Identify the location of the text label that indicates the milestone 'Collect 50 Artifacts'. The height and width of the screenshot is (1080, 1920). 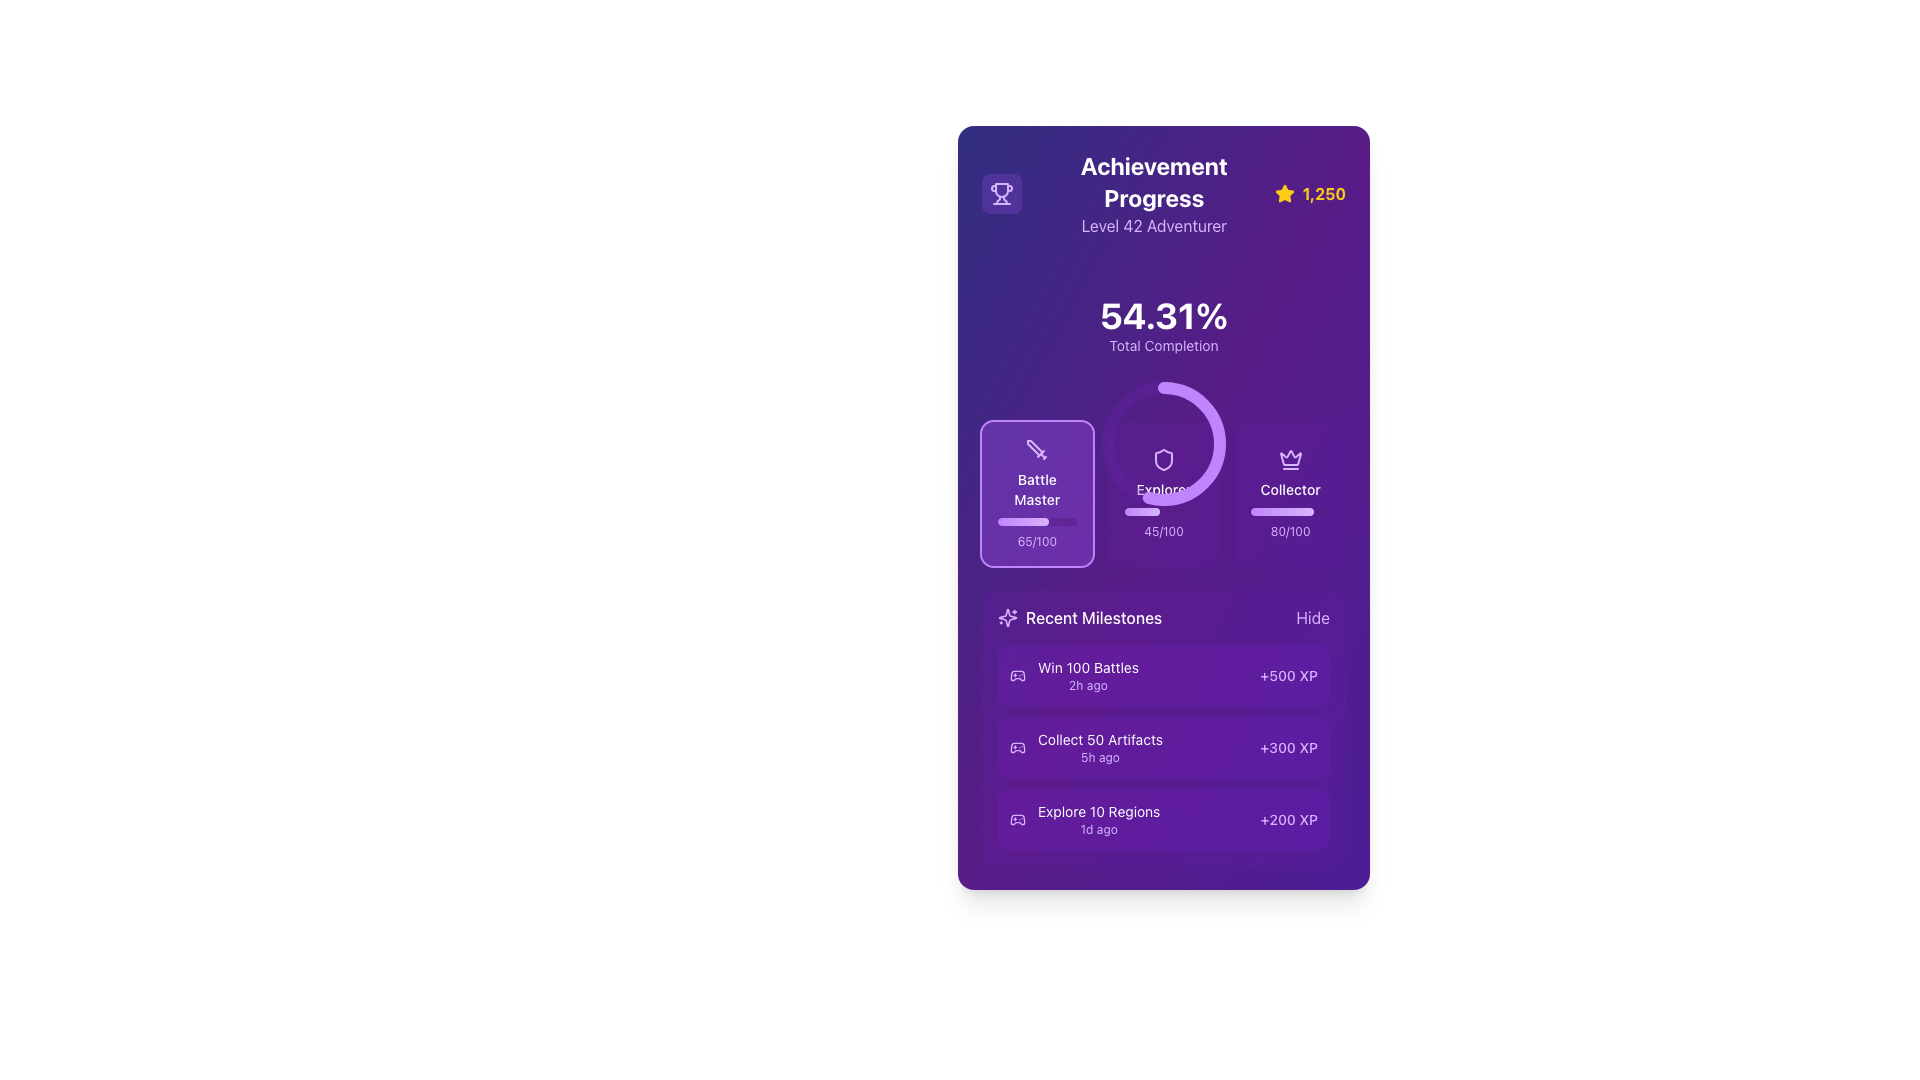
(1099, 748).